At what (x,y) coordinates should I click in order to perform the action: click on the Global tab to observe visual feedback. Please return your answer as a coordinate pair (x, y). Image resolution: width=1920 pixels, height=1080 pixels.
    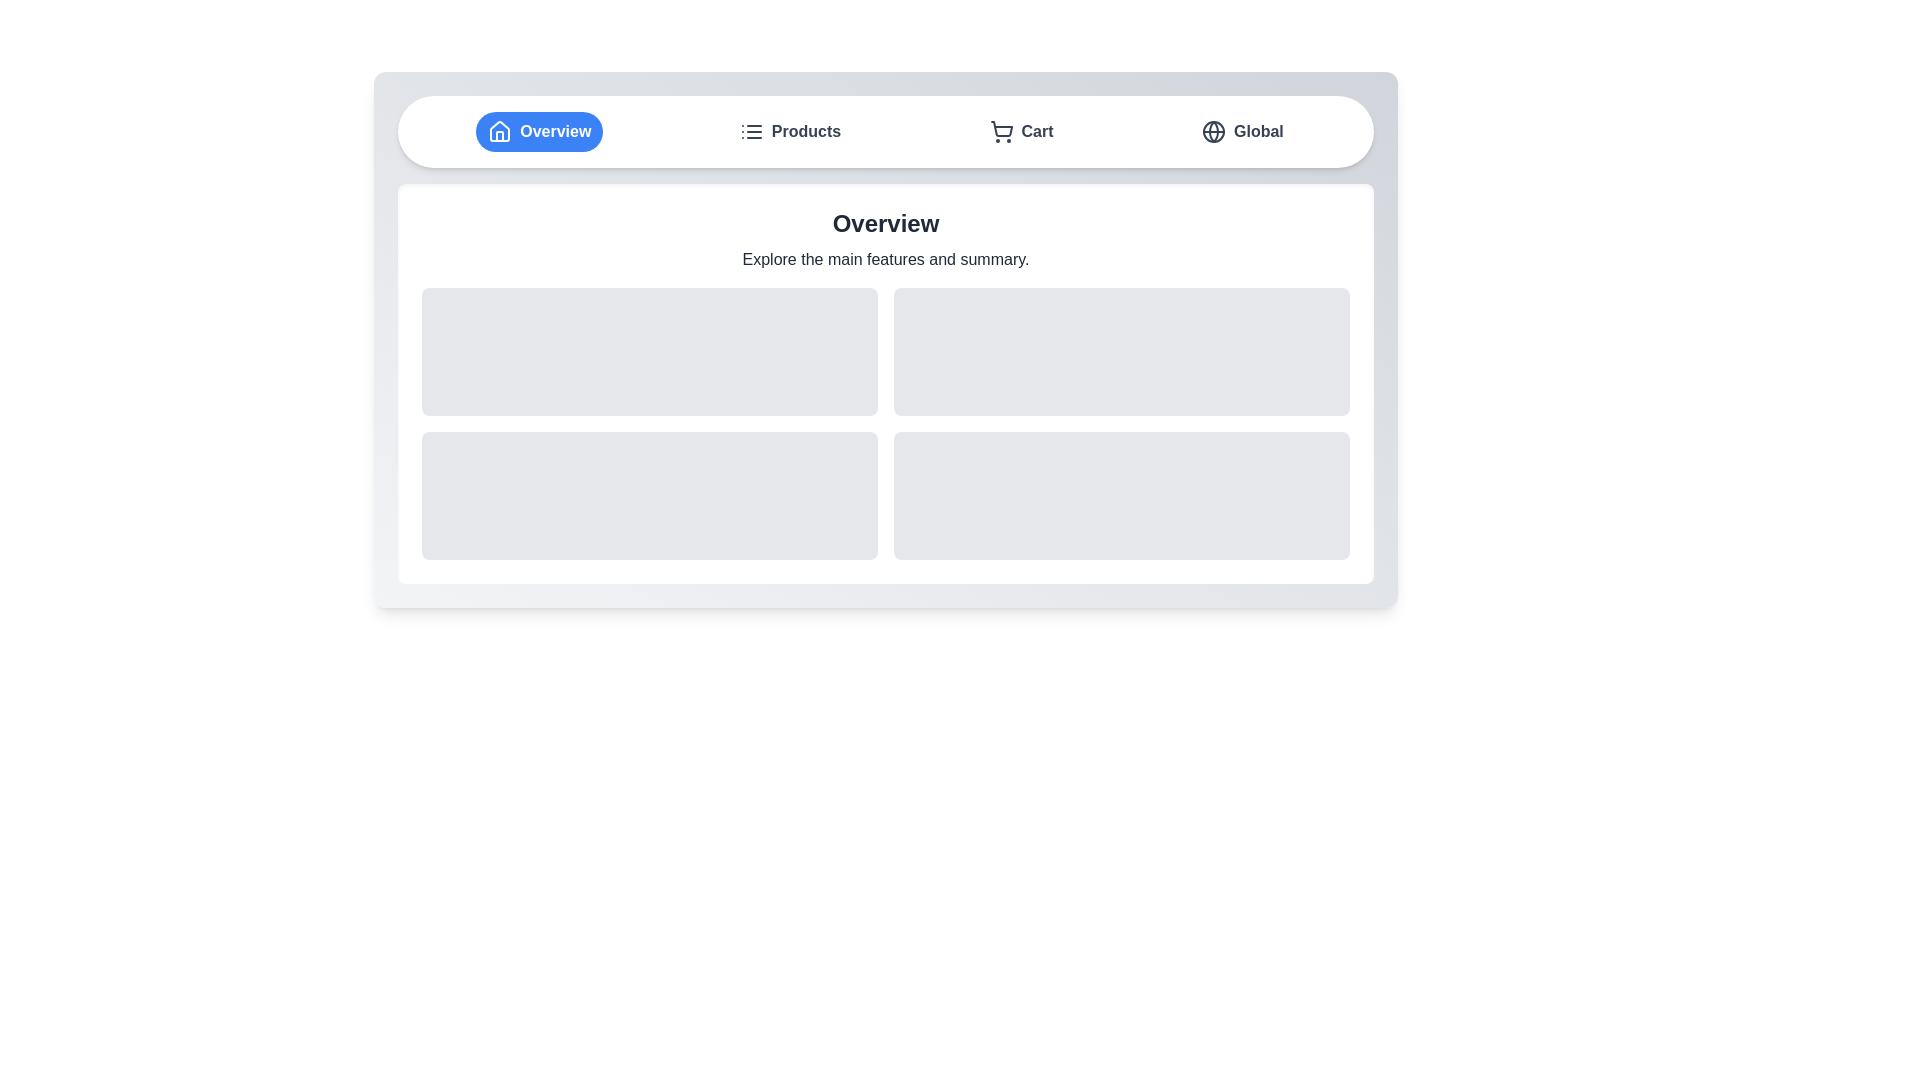
    Looking at the image, I should click on (1241, 131).